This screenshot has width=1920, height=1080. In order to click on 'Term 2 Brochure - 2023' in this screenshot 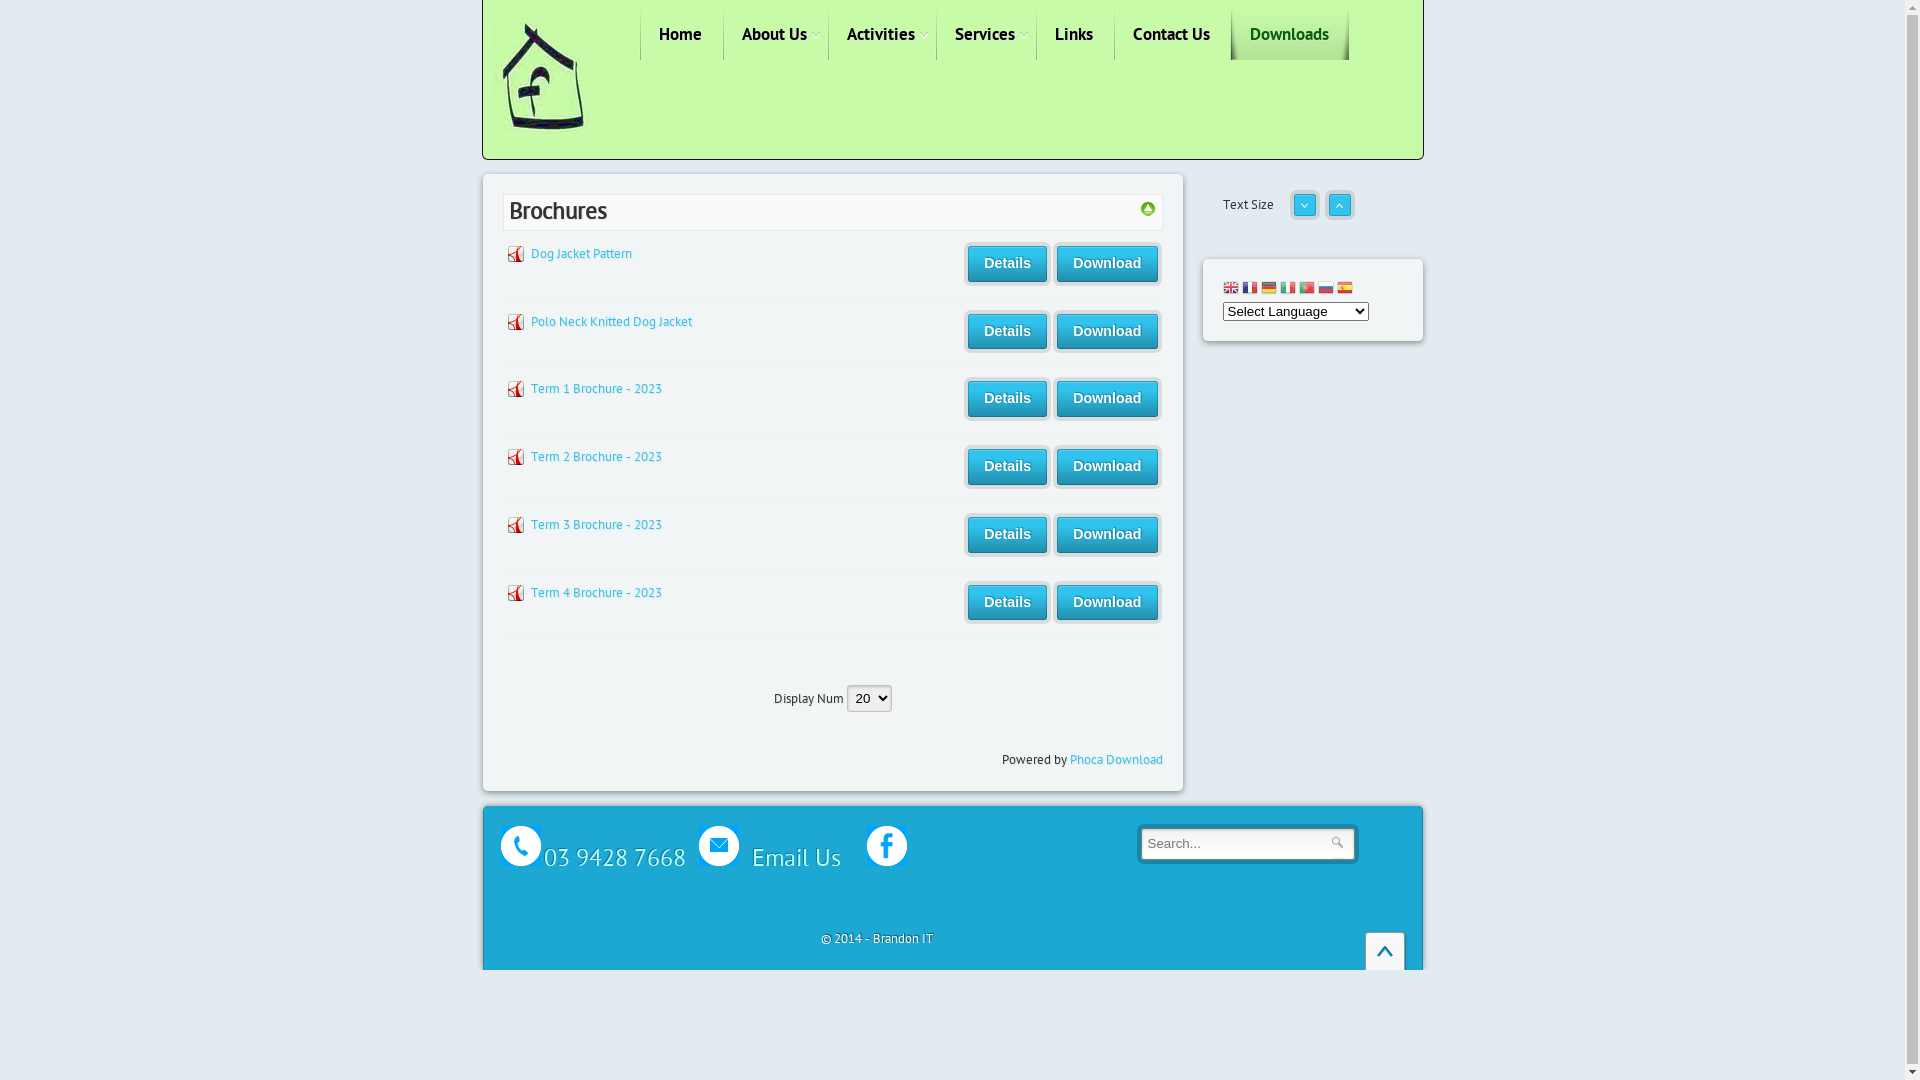, I will do `click(529, 456)`.